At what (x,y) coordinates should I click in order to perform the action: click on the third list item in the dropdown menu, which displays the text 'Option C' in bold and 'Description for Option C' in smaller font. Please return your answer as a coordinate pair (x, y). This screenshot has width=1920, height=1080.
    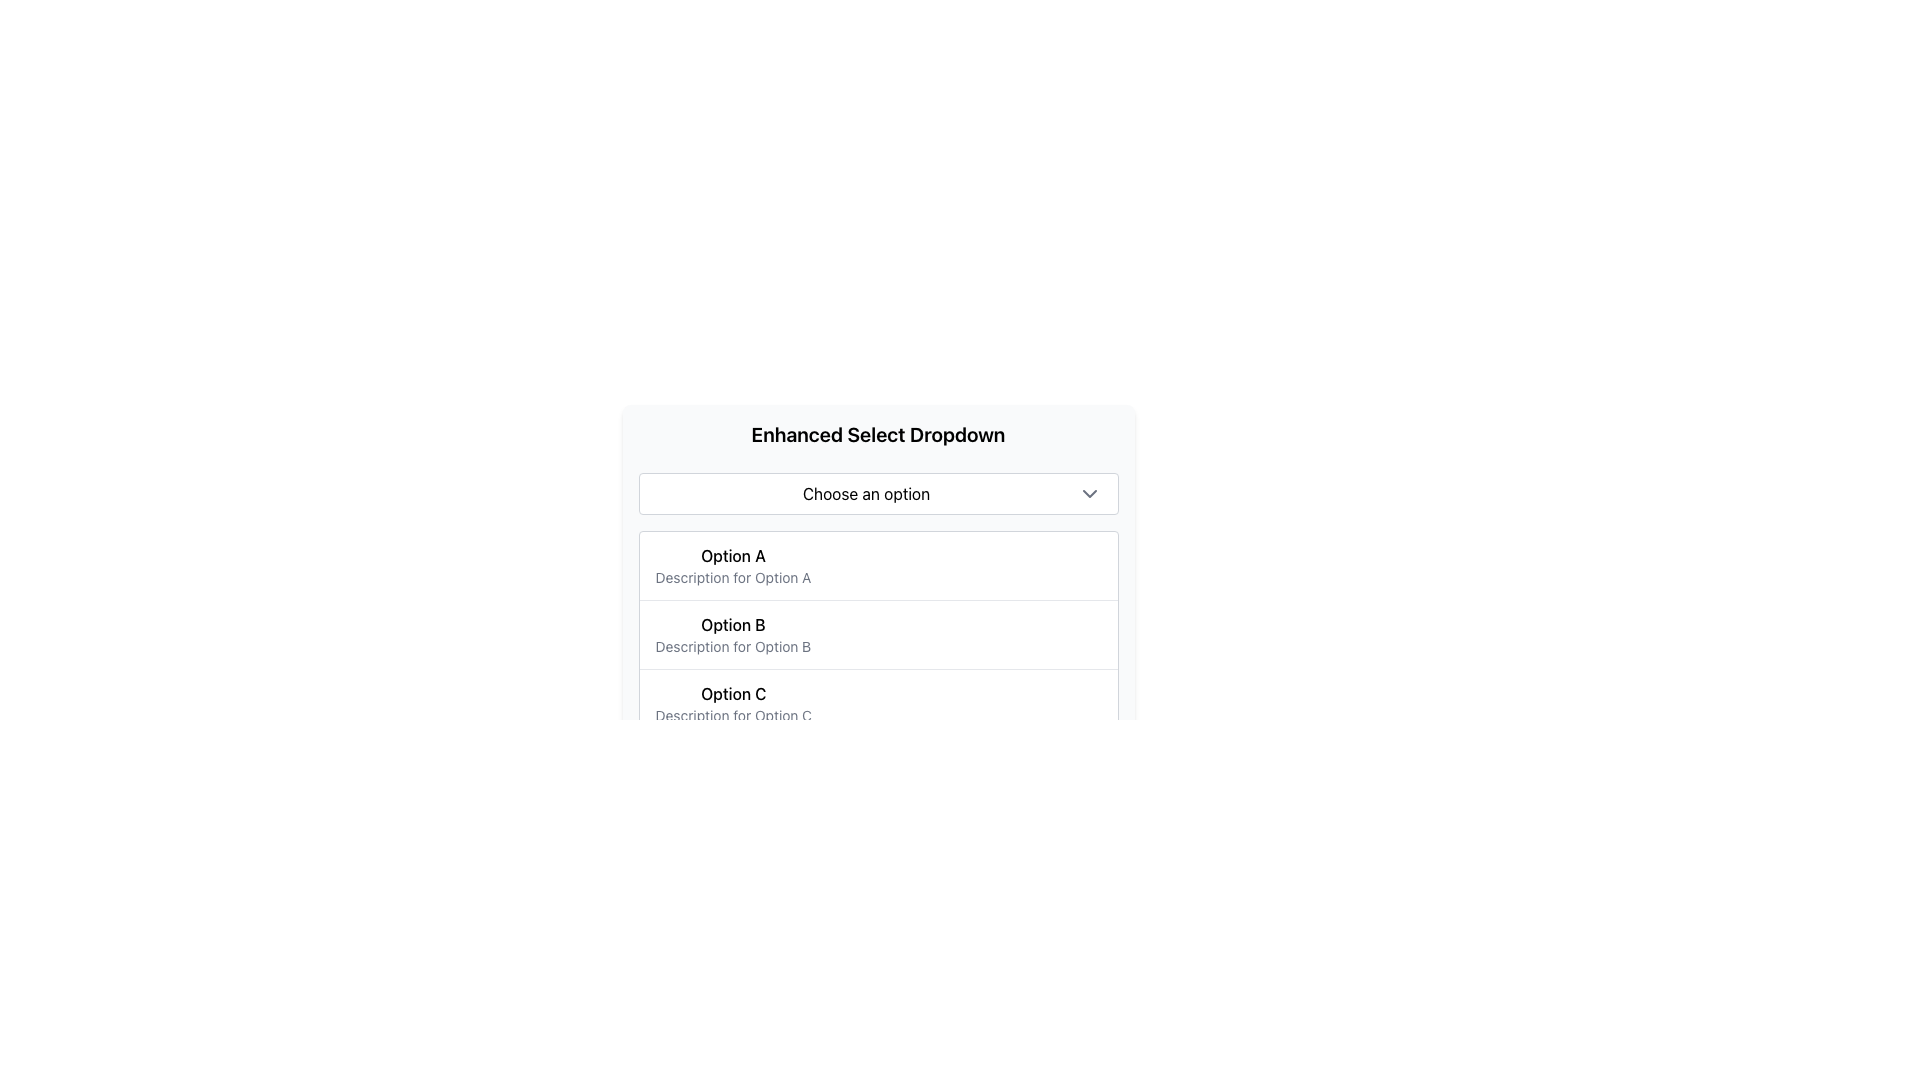
    Looking at the image, I should click on (740, 703).